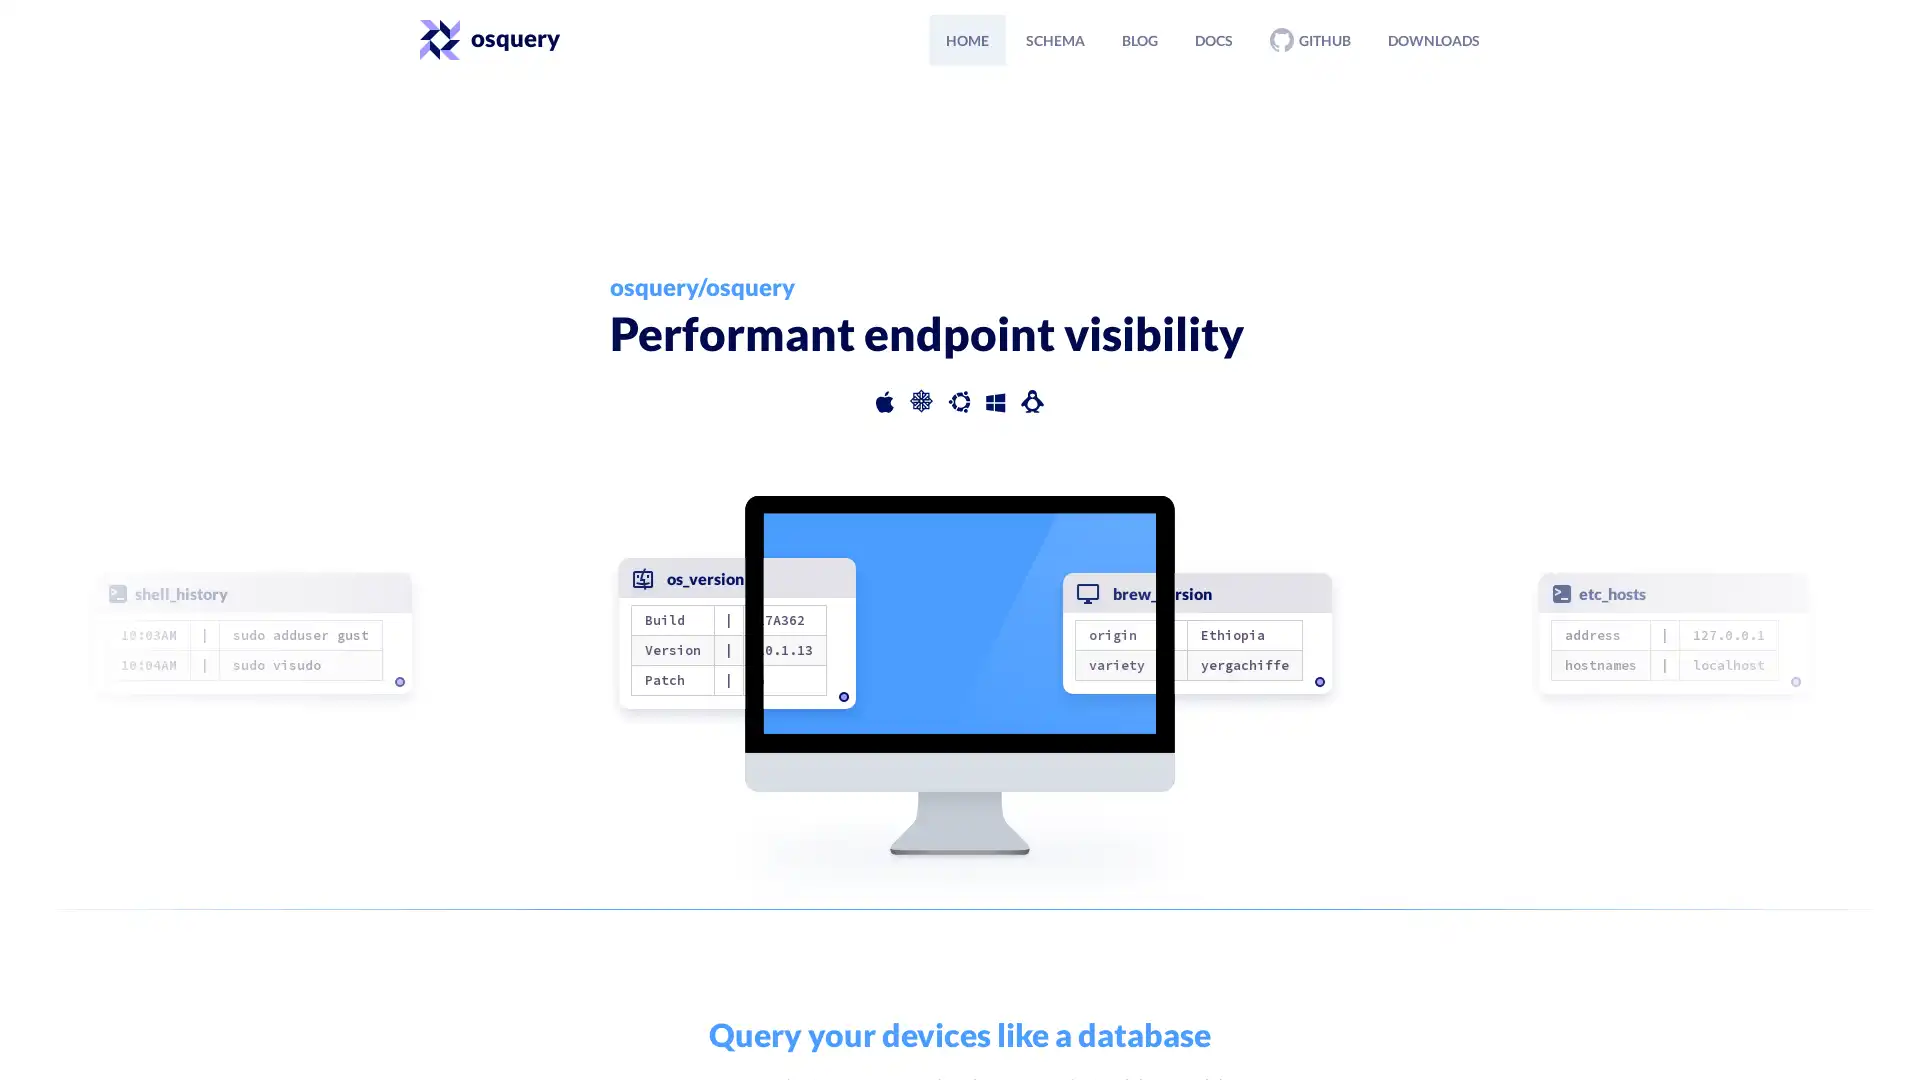 This screenshot has width=1920, height=1080. What do you see at coordinates (1310, 39) in the screenshot?
I see `github-mark GITHUB` at bounding box center [1310, 39].